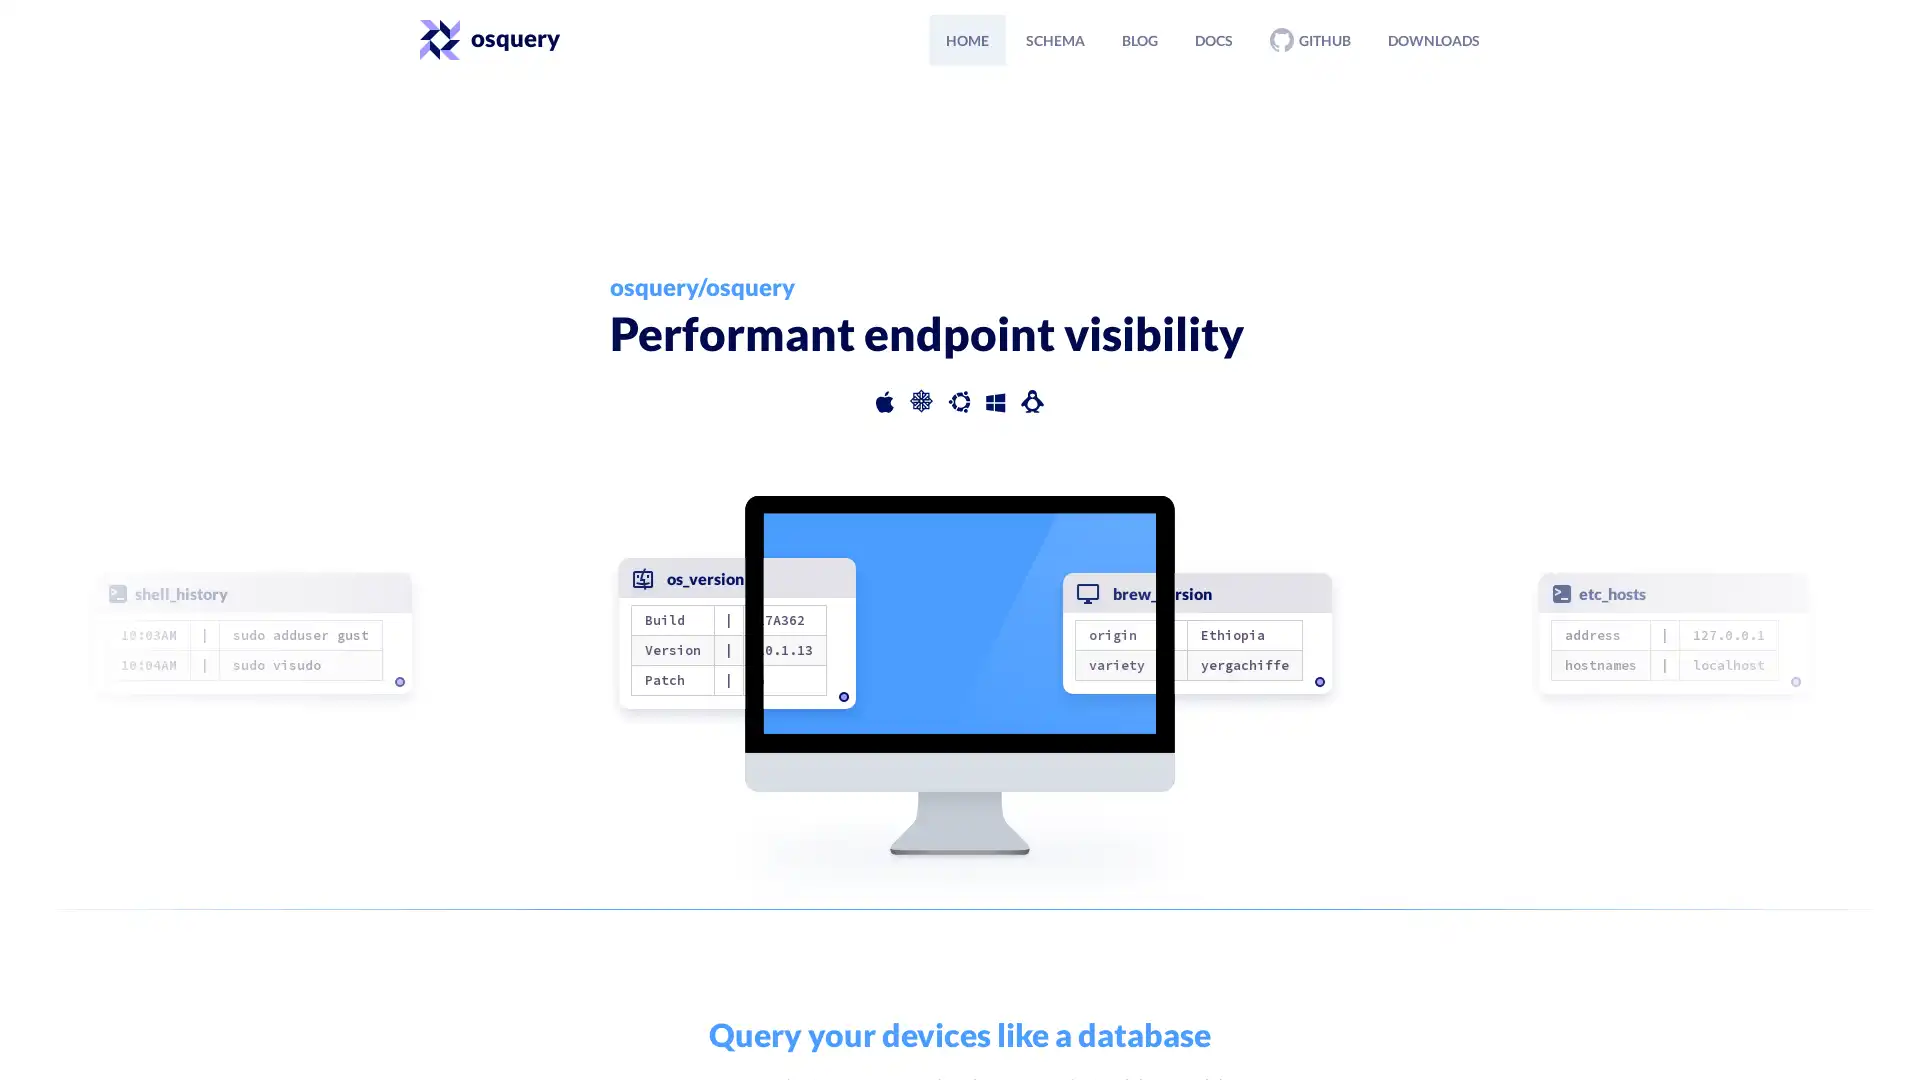 This screenshot has width=1920, height=1080. What do you see at coordinates (1310, 39) in the screenshot?
I see `github-mark GITHUB` at bounding box center [1310, 39].